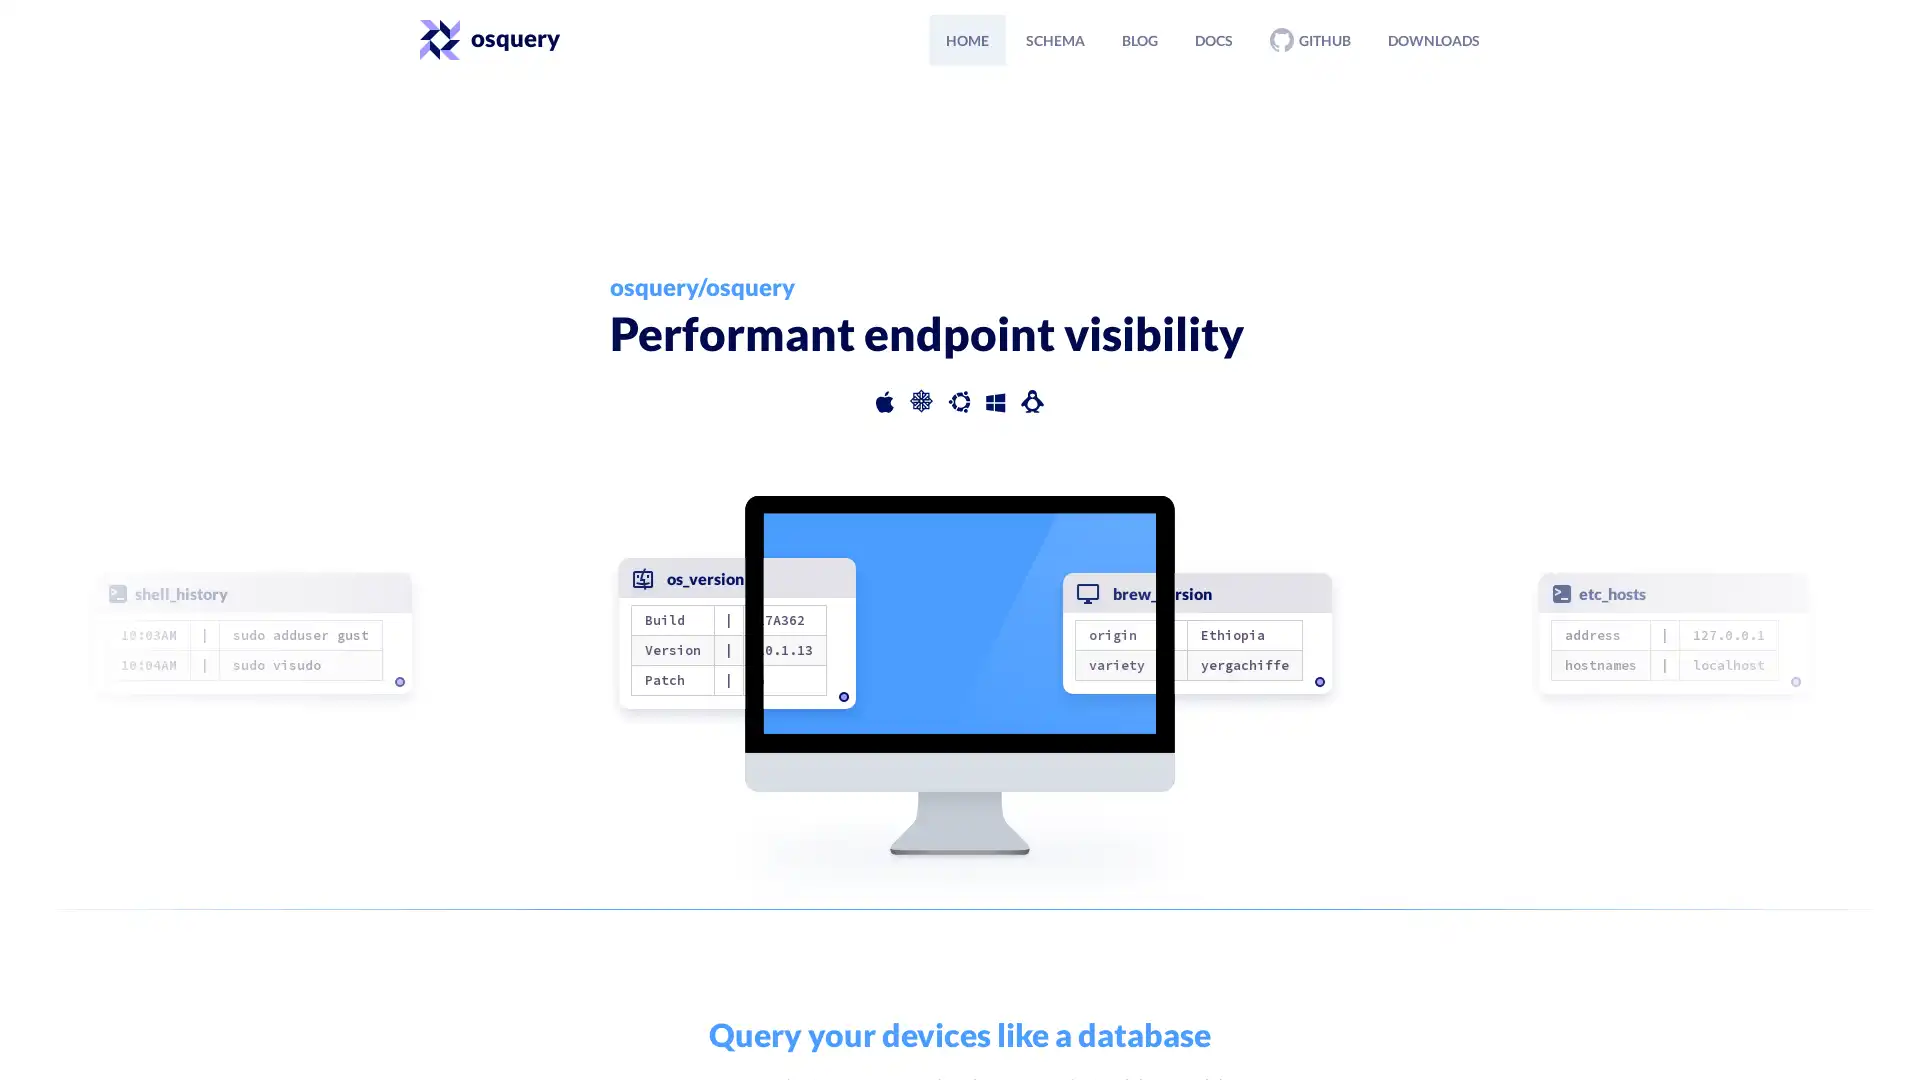 This screenshot has width=1920, height=1080. What do you see at coordinates (1310, 39) in the screenshot?
I see `github-mark GITHUB` at bounding box center [1310, 39].